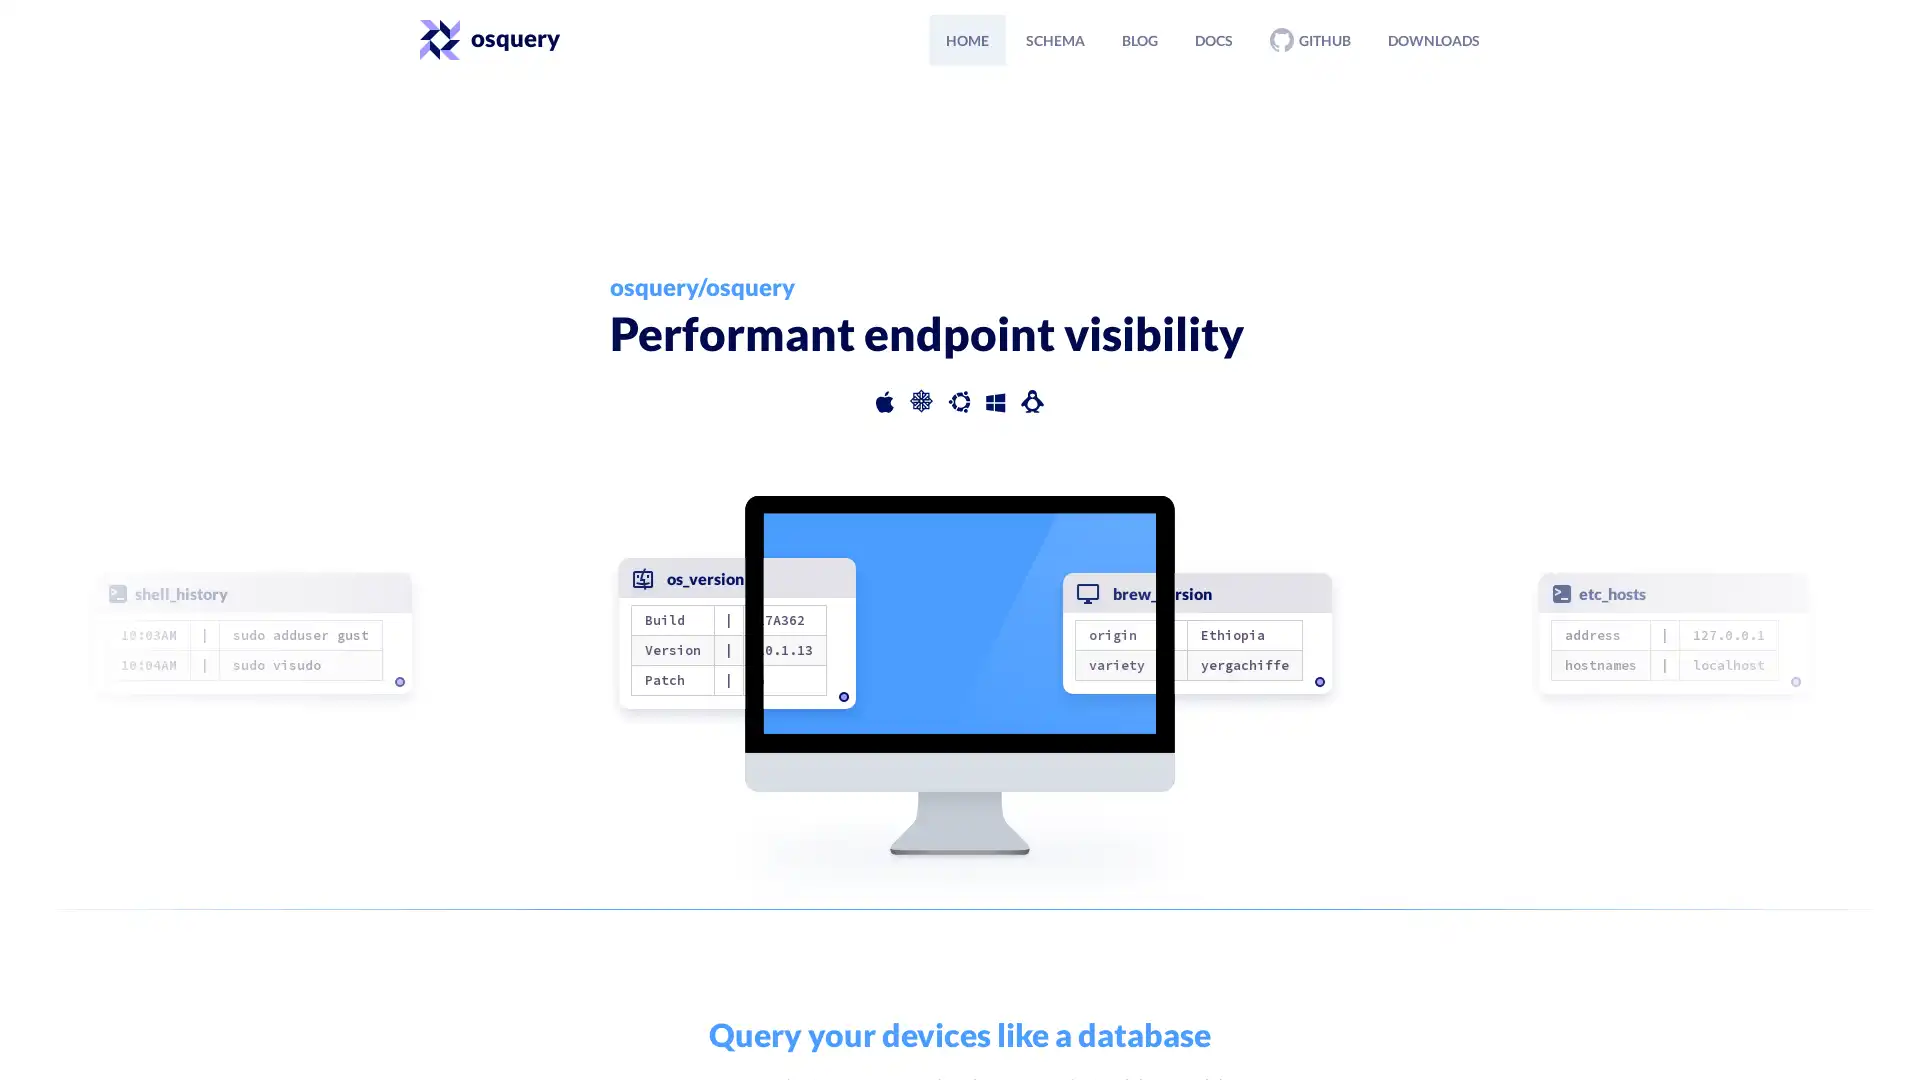 This screenshot has width=1920, height=1080. What do you see at coordinates (1310, 39) in the screenshot?
I see `github-mark GITHUB` at bounding box center [1310, 39].